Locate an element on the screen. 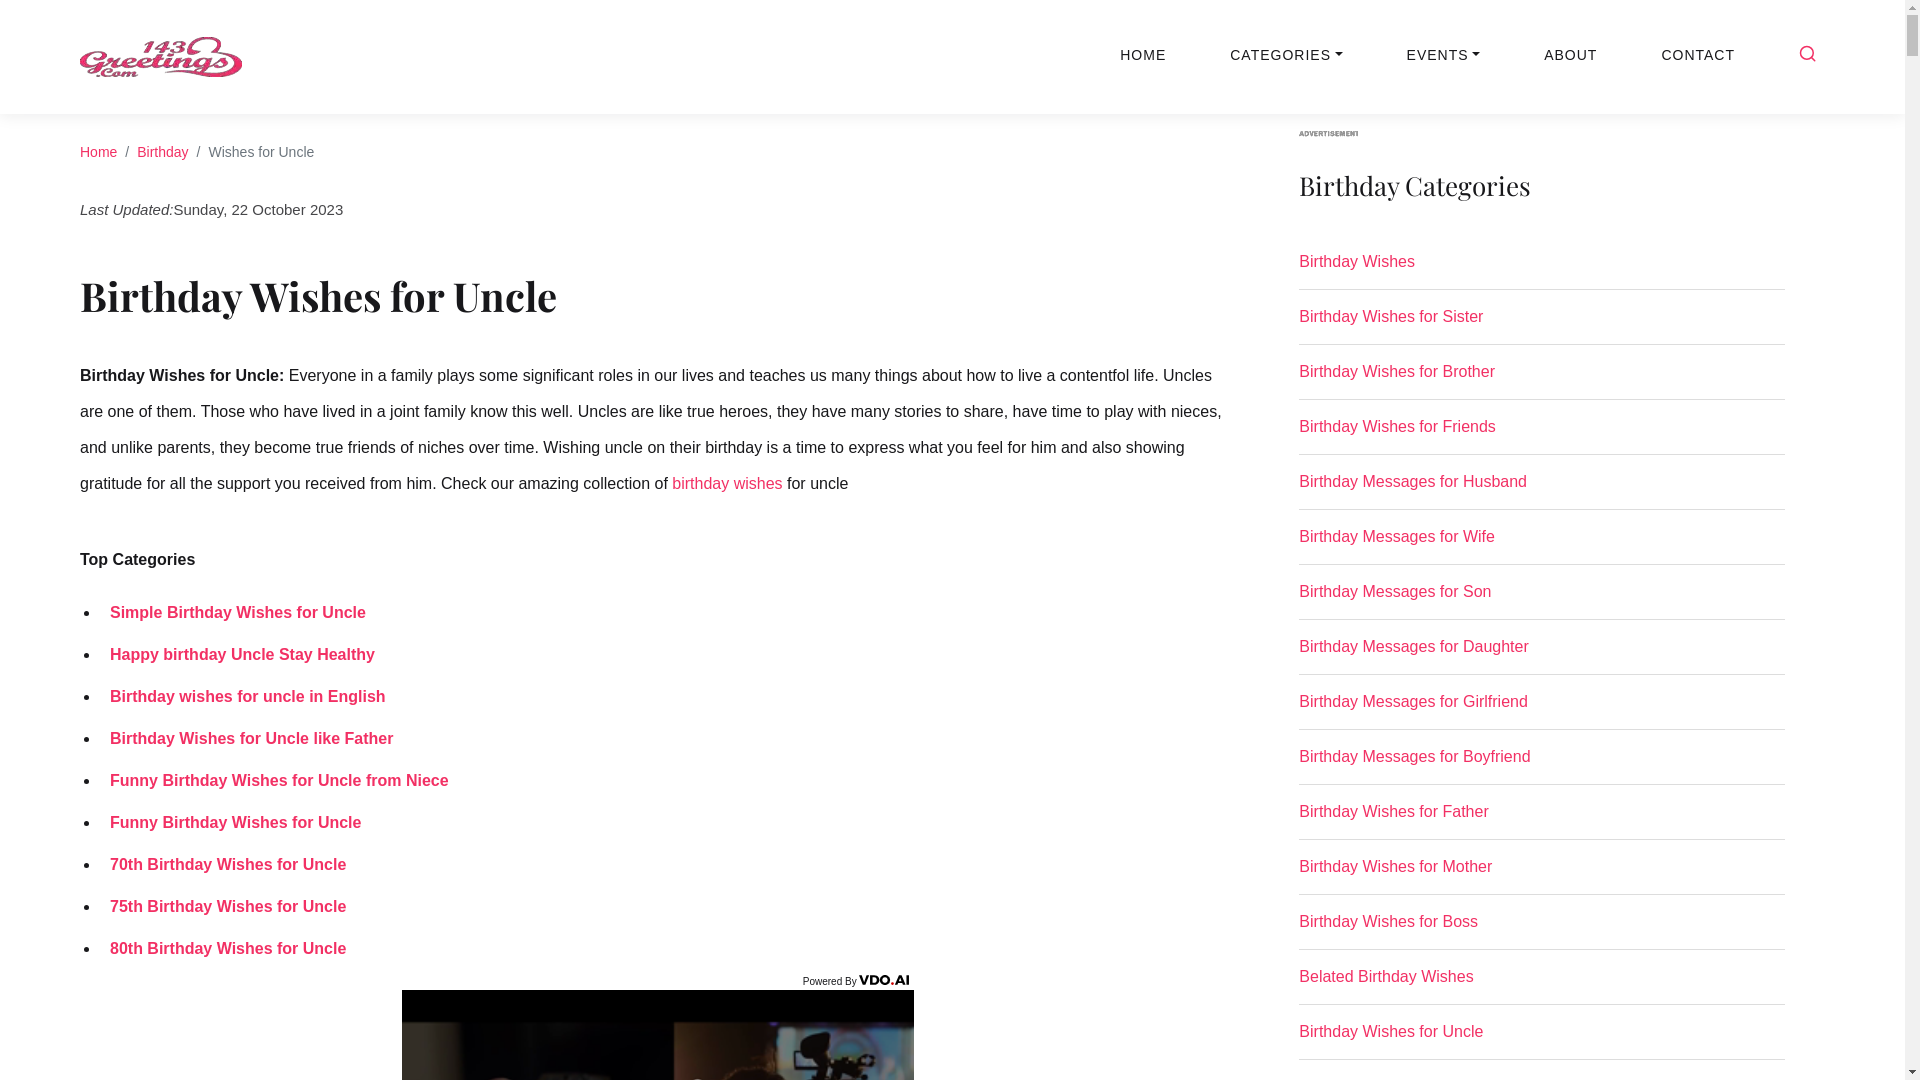 The width and height of the screenshot is (1920, 1080). 'Birthday Wishes for Sister' is located at coordinates (1299, 323).